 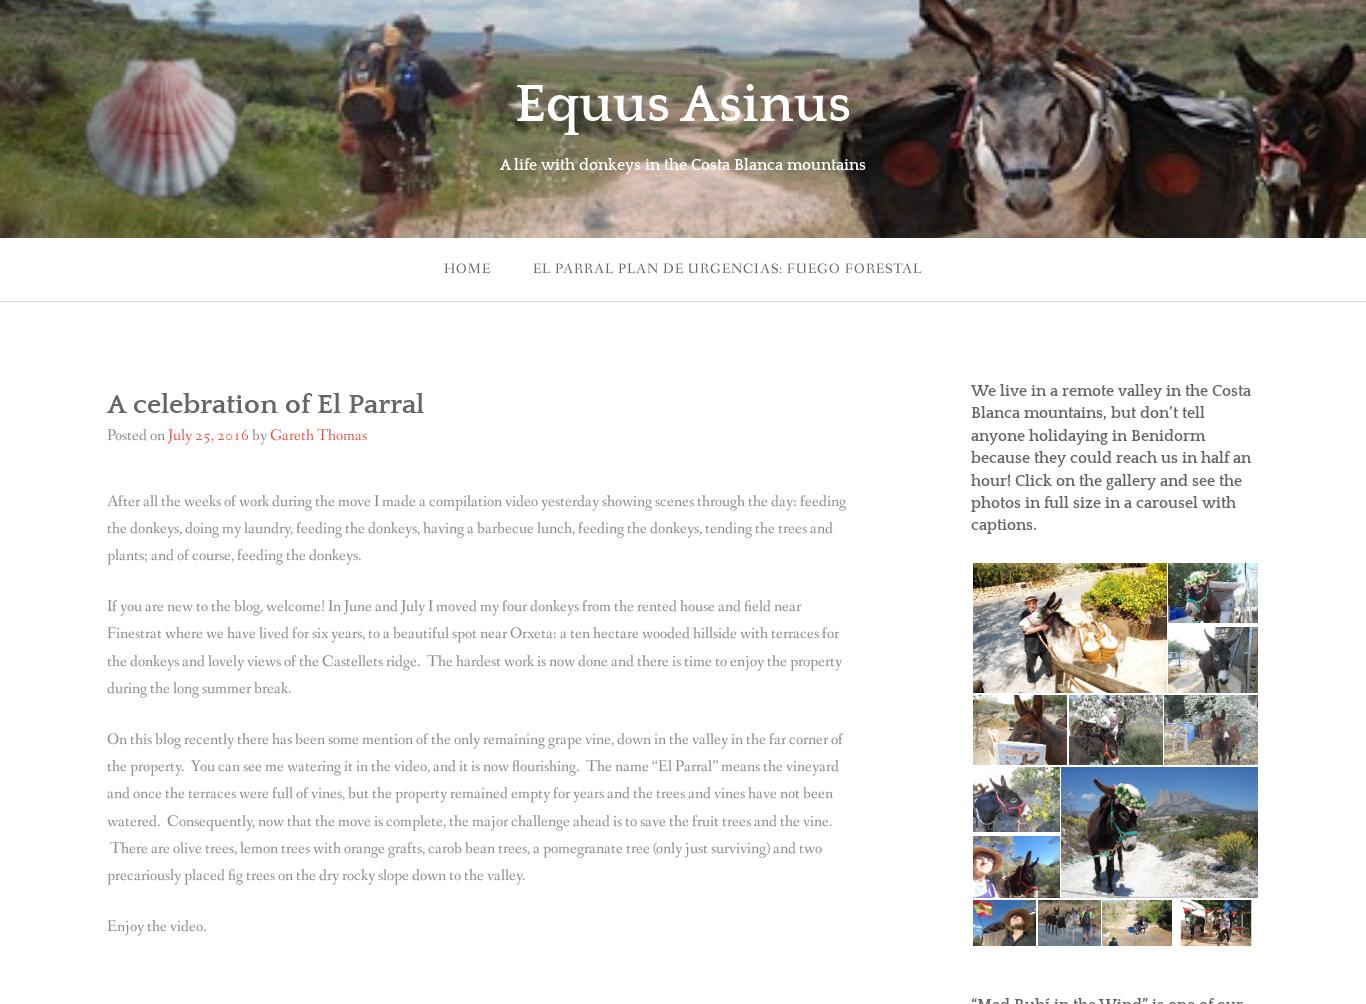 What do you see at coordinates (136, 433) in the screenshot?
I see `'Posted on'` at bounding box center [136, 433].